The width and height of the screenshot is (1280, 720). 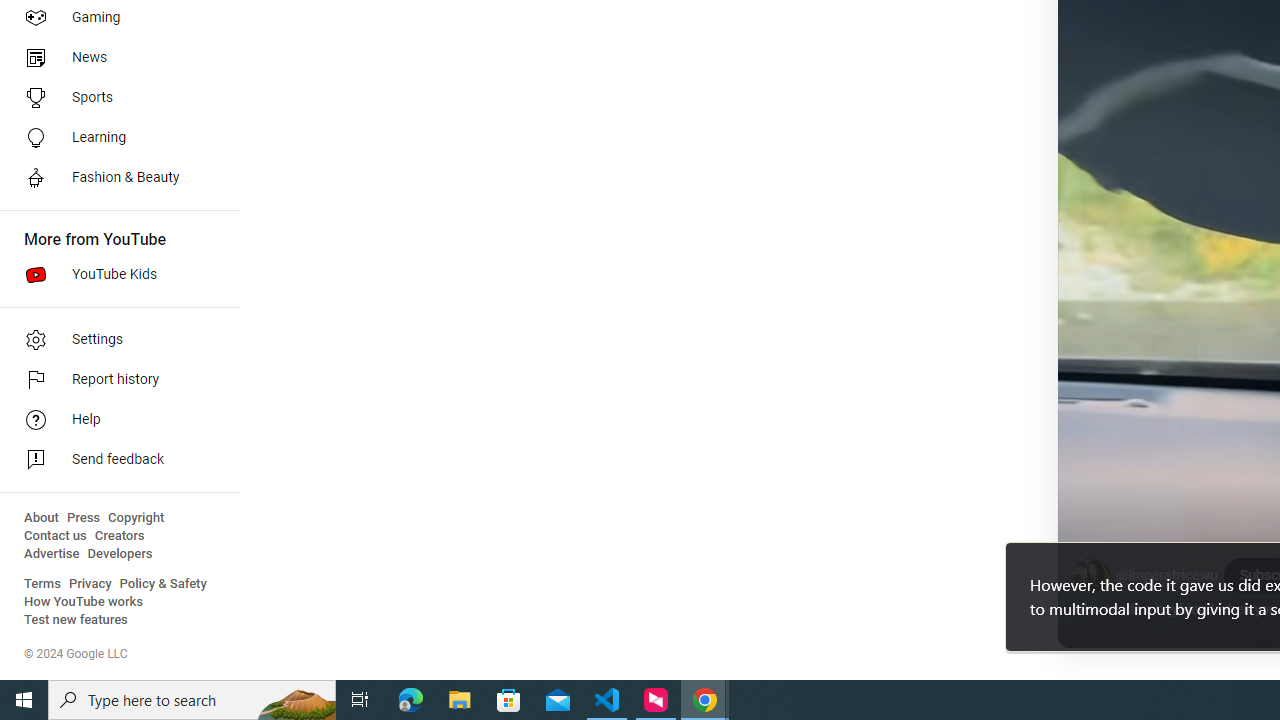 I want to click on 'Policy & Safety', so click(x=163, y=584).